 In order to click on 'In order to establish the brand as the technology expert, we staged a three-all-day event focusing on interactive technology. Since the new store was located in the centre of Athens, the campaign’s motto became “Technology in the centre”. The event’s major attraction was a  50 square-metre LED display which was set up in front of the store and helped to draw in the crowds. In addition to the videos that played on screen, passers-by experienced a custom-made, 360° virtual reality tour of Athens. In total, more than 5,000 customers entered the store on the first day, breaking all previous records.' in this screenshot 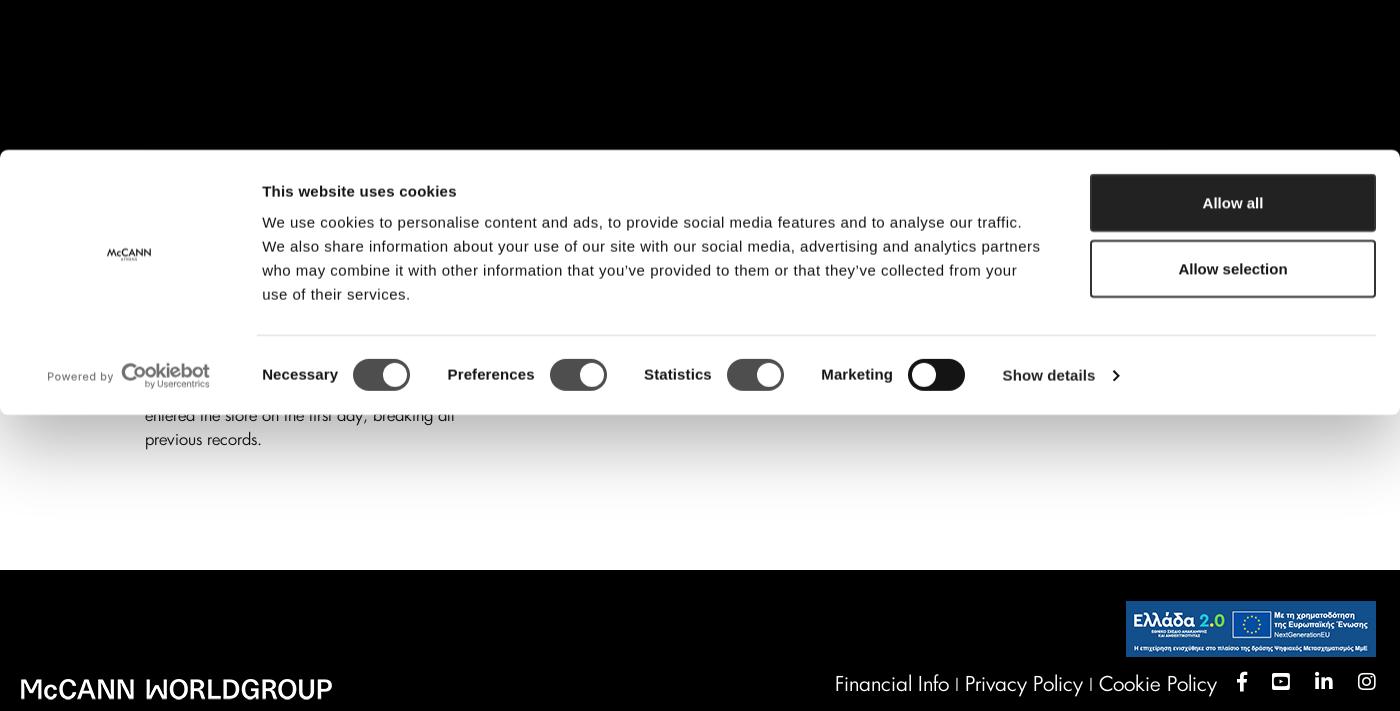, I will do `click(320, 295)`.